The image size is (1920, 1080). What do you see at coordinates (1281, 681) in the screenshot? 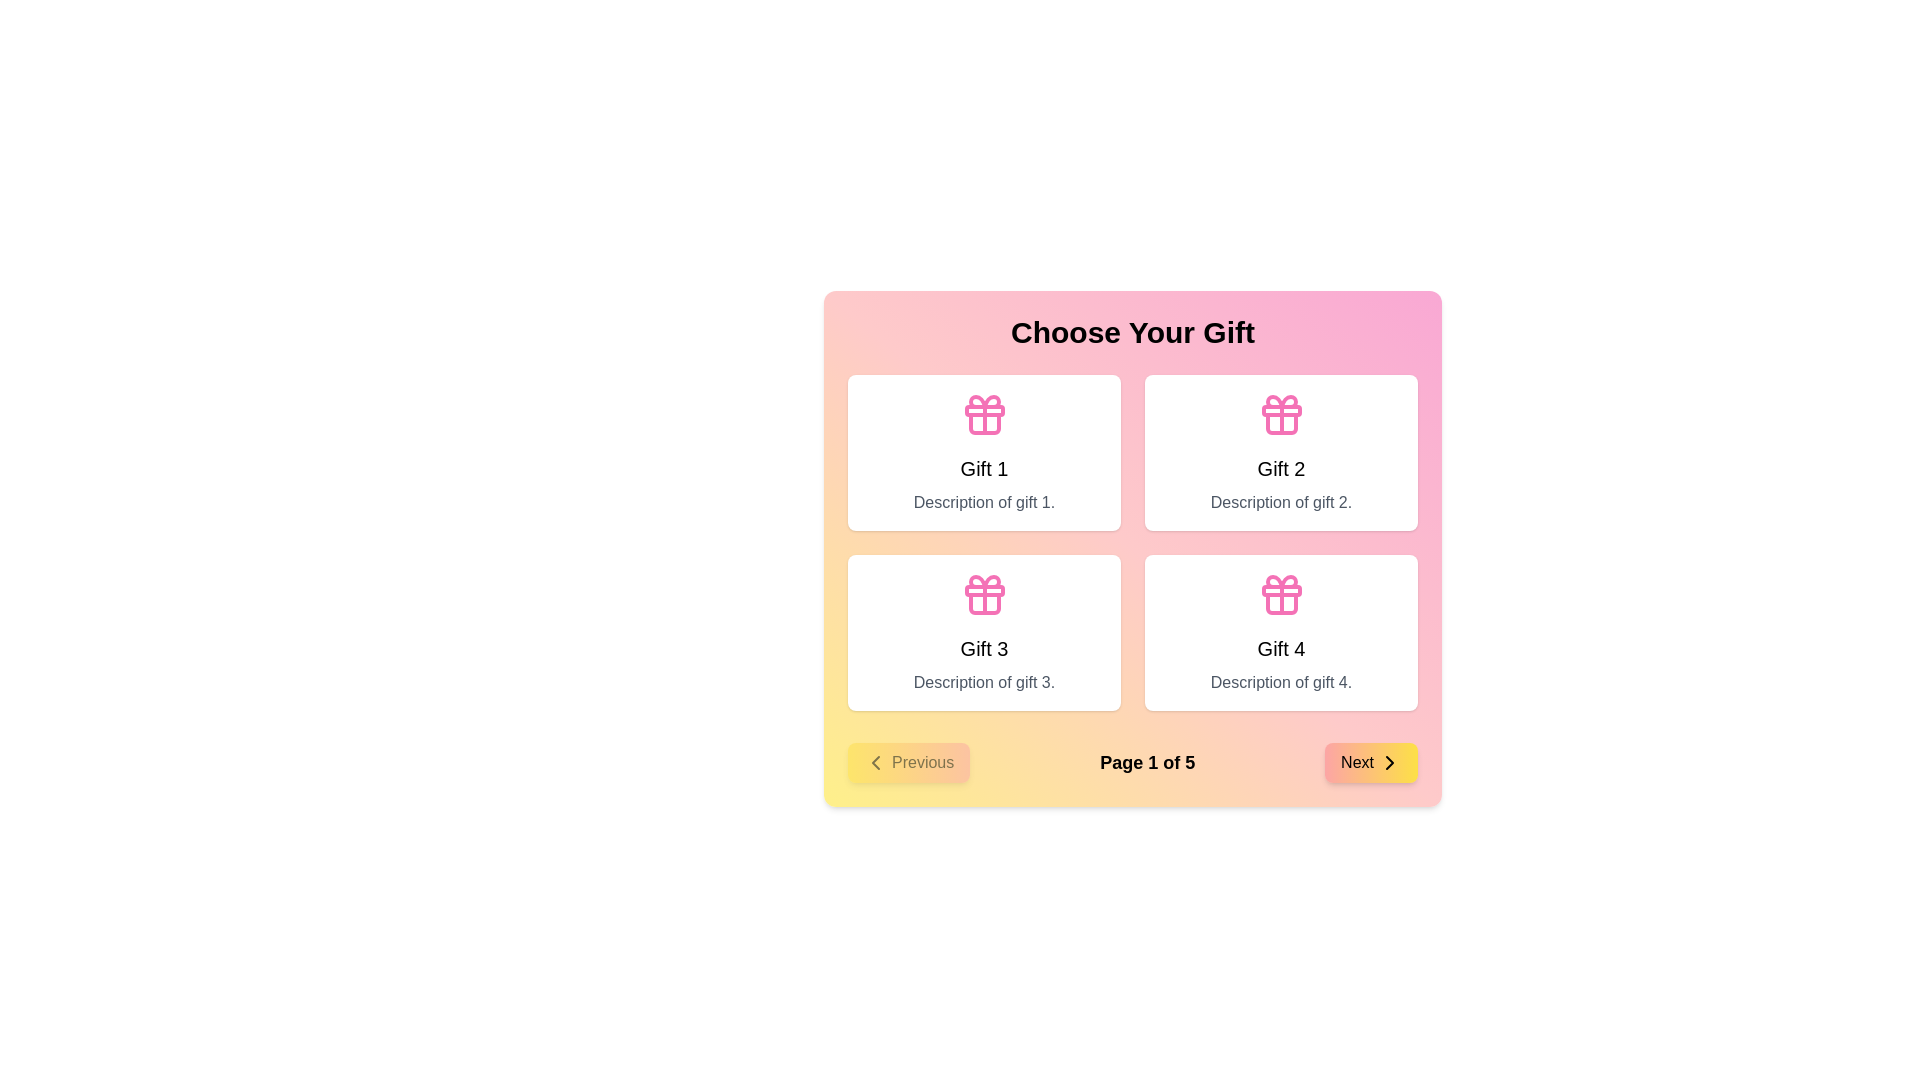
I see `the text label reading 'Description of gift 4.' styled in gray font, located beneath the 'Gift 4' title in the bottom-right card section` at bounding box center [1281, 681].